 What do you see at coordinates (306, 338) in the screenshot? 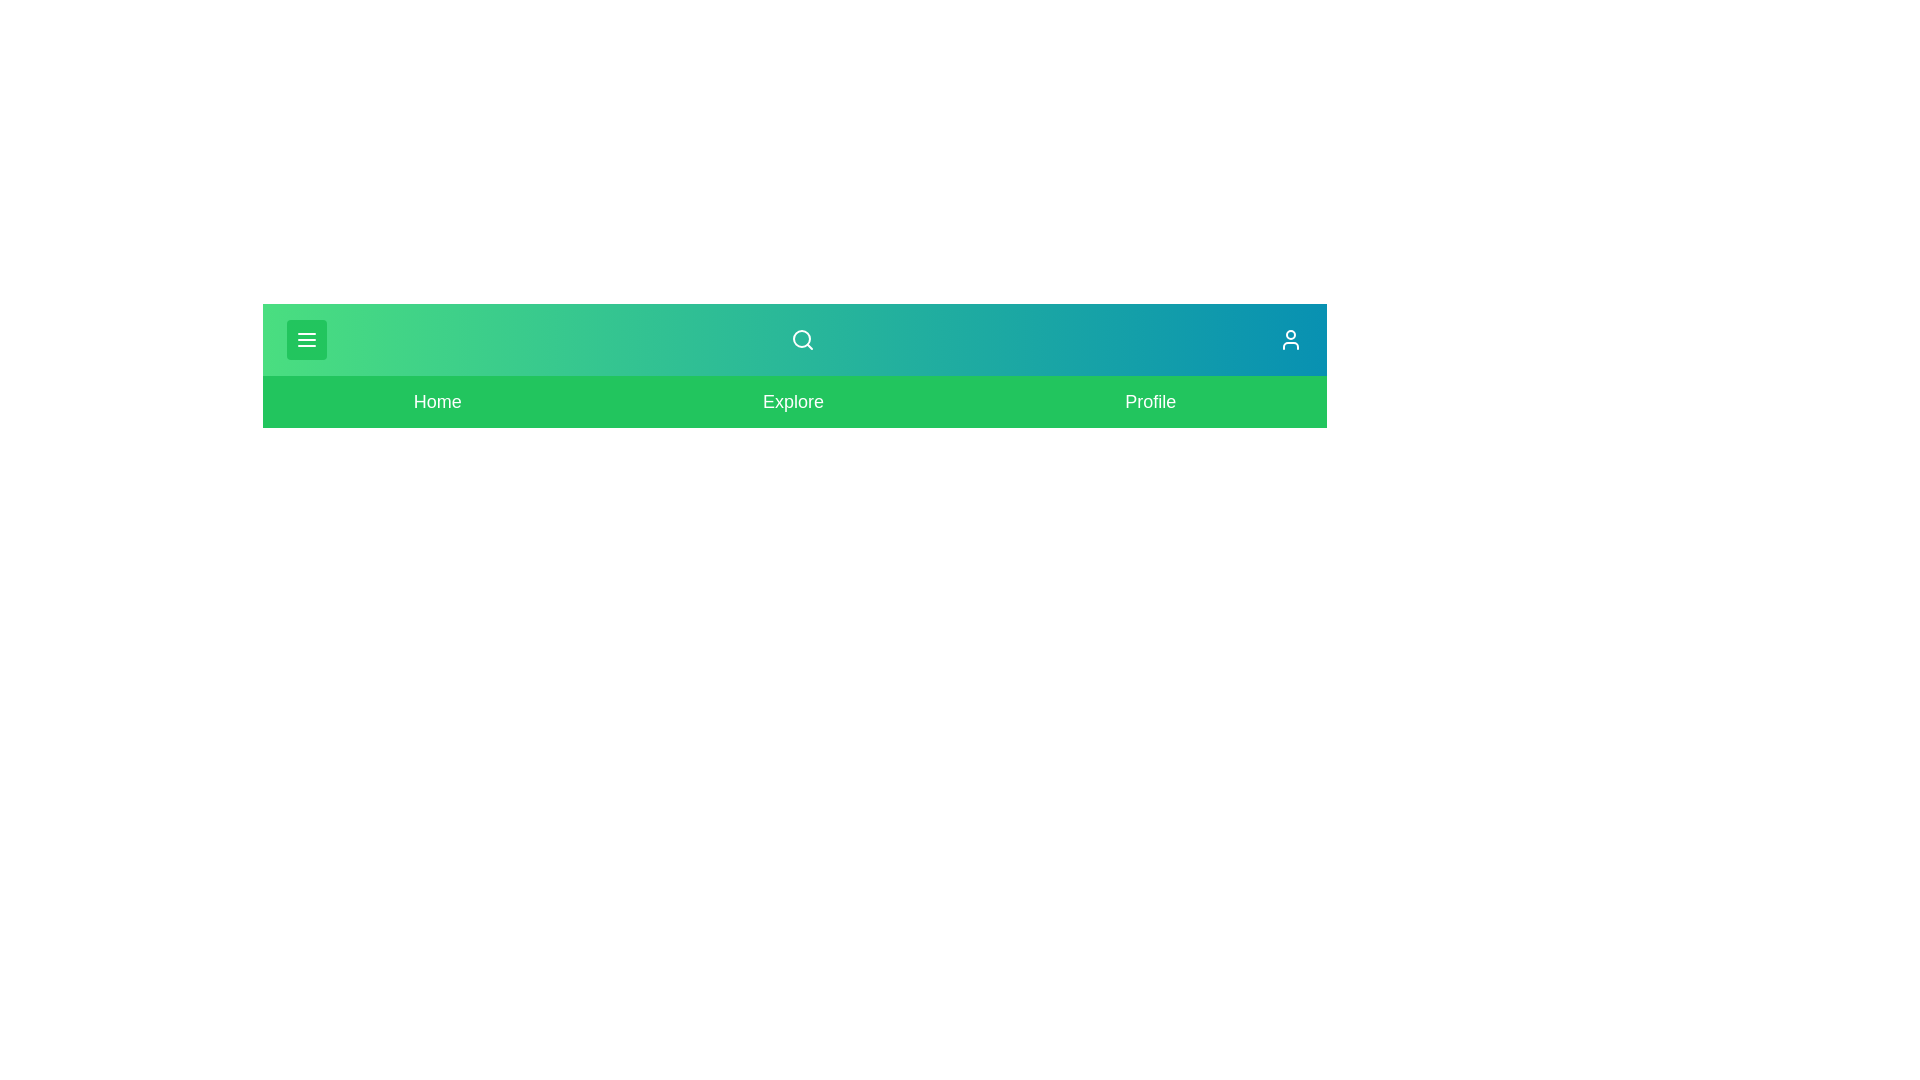
I see `the menu button to toggle the navigation menu visibility` at bounding box center [306, 338].